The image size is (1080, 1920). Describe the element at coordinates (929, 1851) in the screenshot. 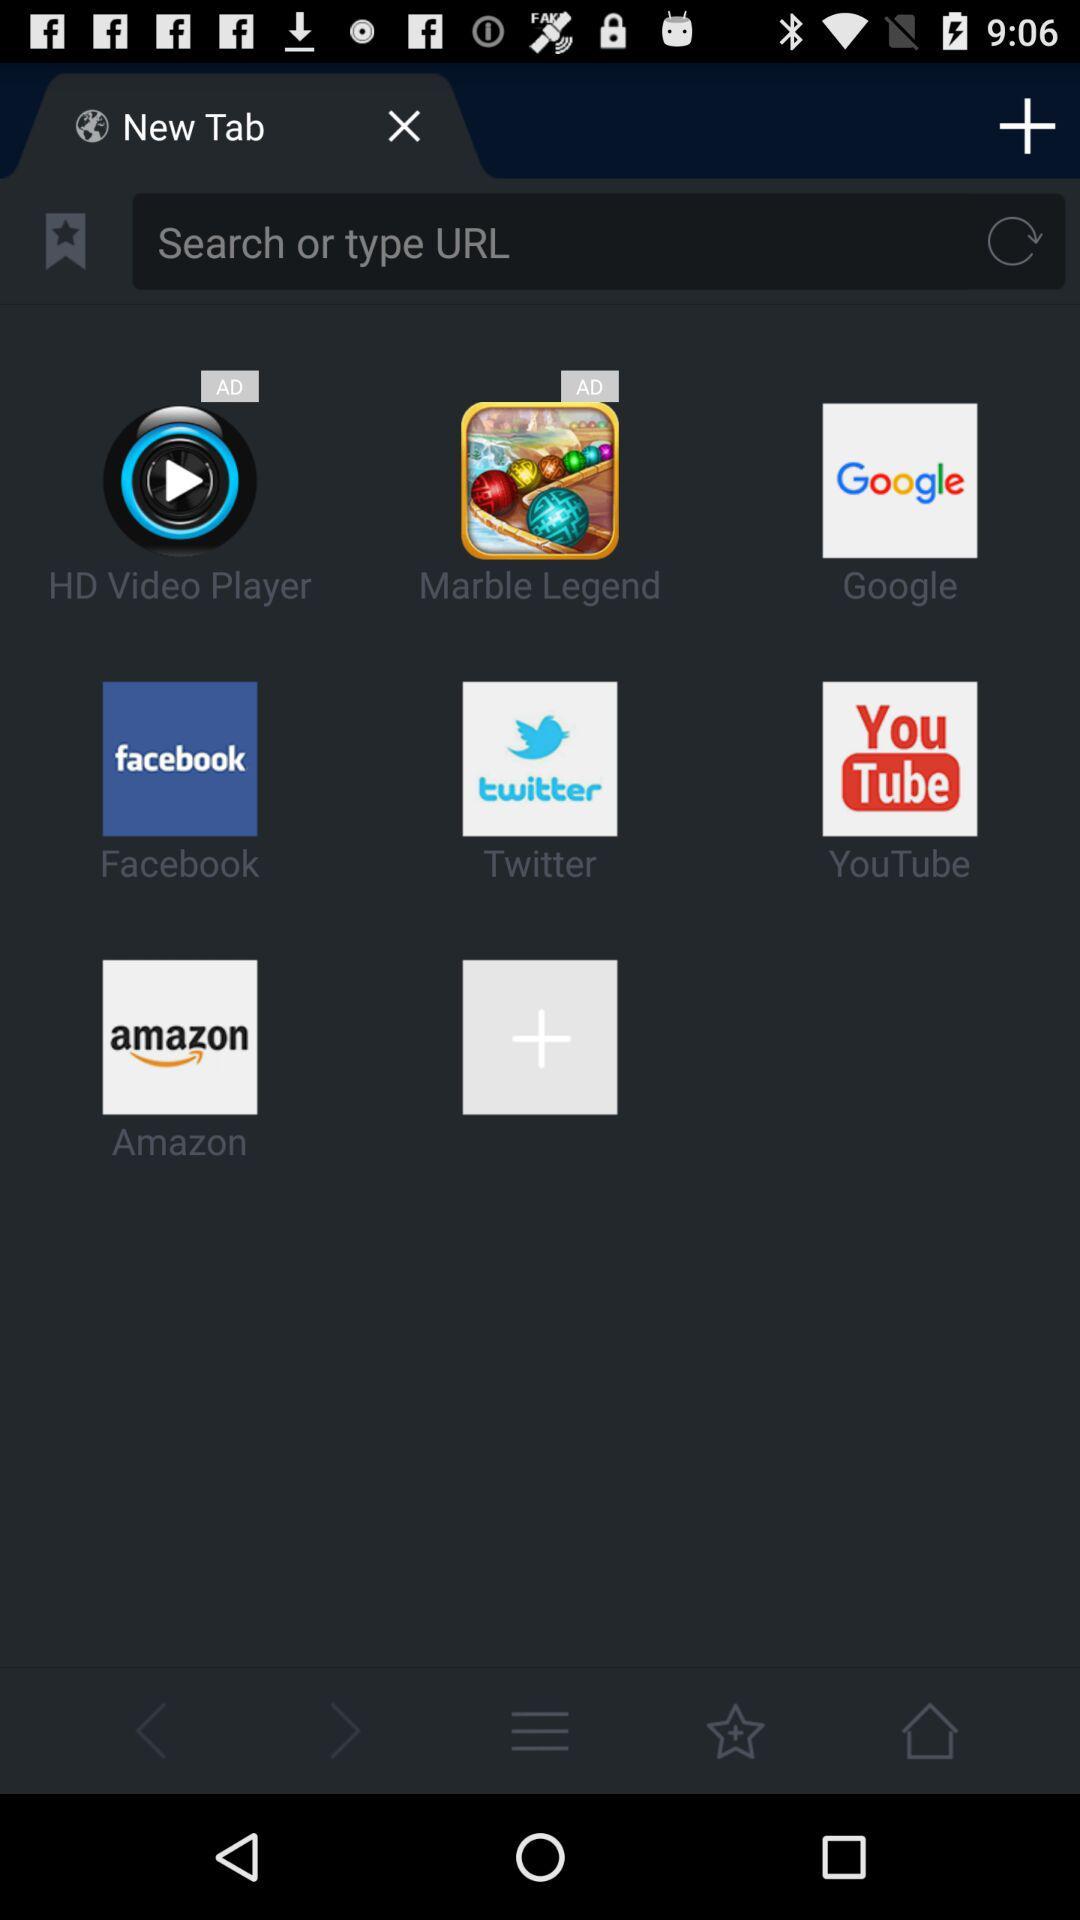

I see `the launch icon` at that location.